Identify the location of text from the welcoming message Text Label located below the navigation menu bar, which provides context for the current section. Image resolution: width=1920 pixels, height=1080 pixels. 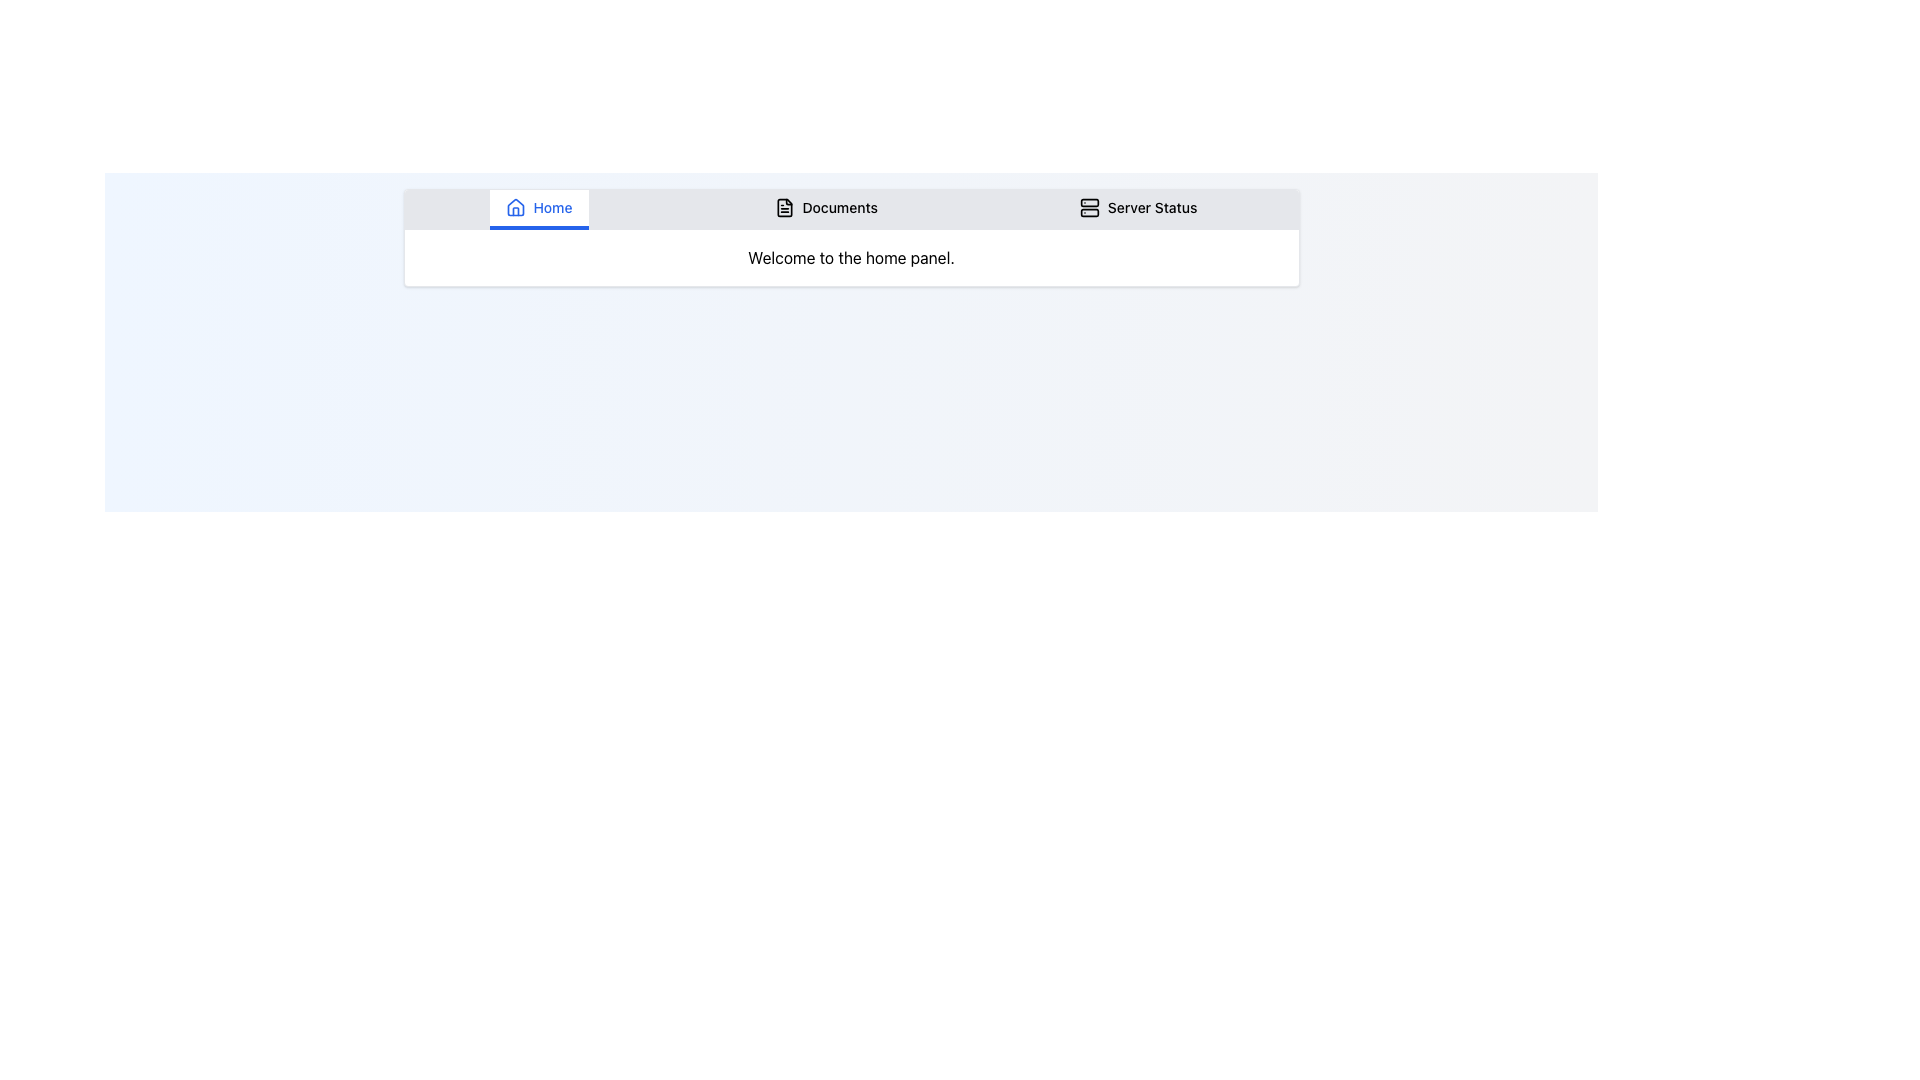
(851, 257).